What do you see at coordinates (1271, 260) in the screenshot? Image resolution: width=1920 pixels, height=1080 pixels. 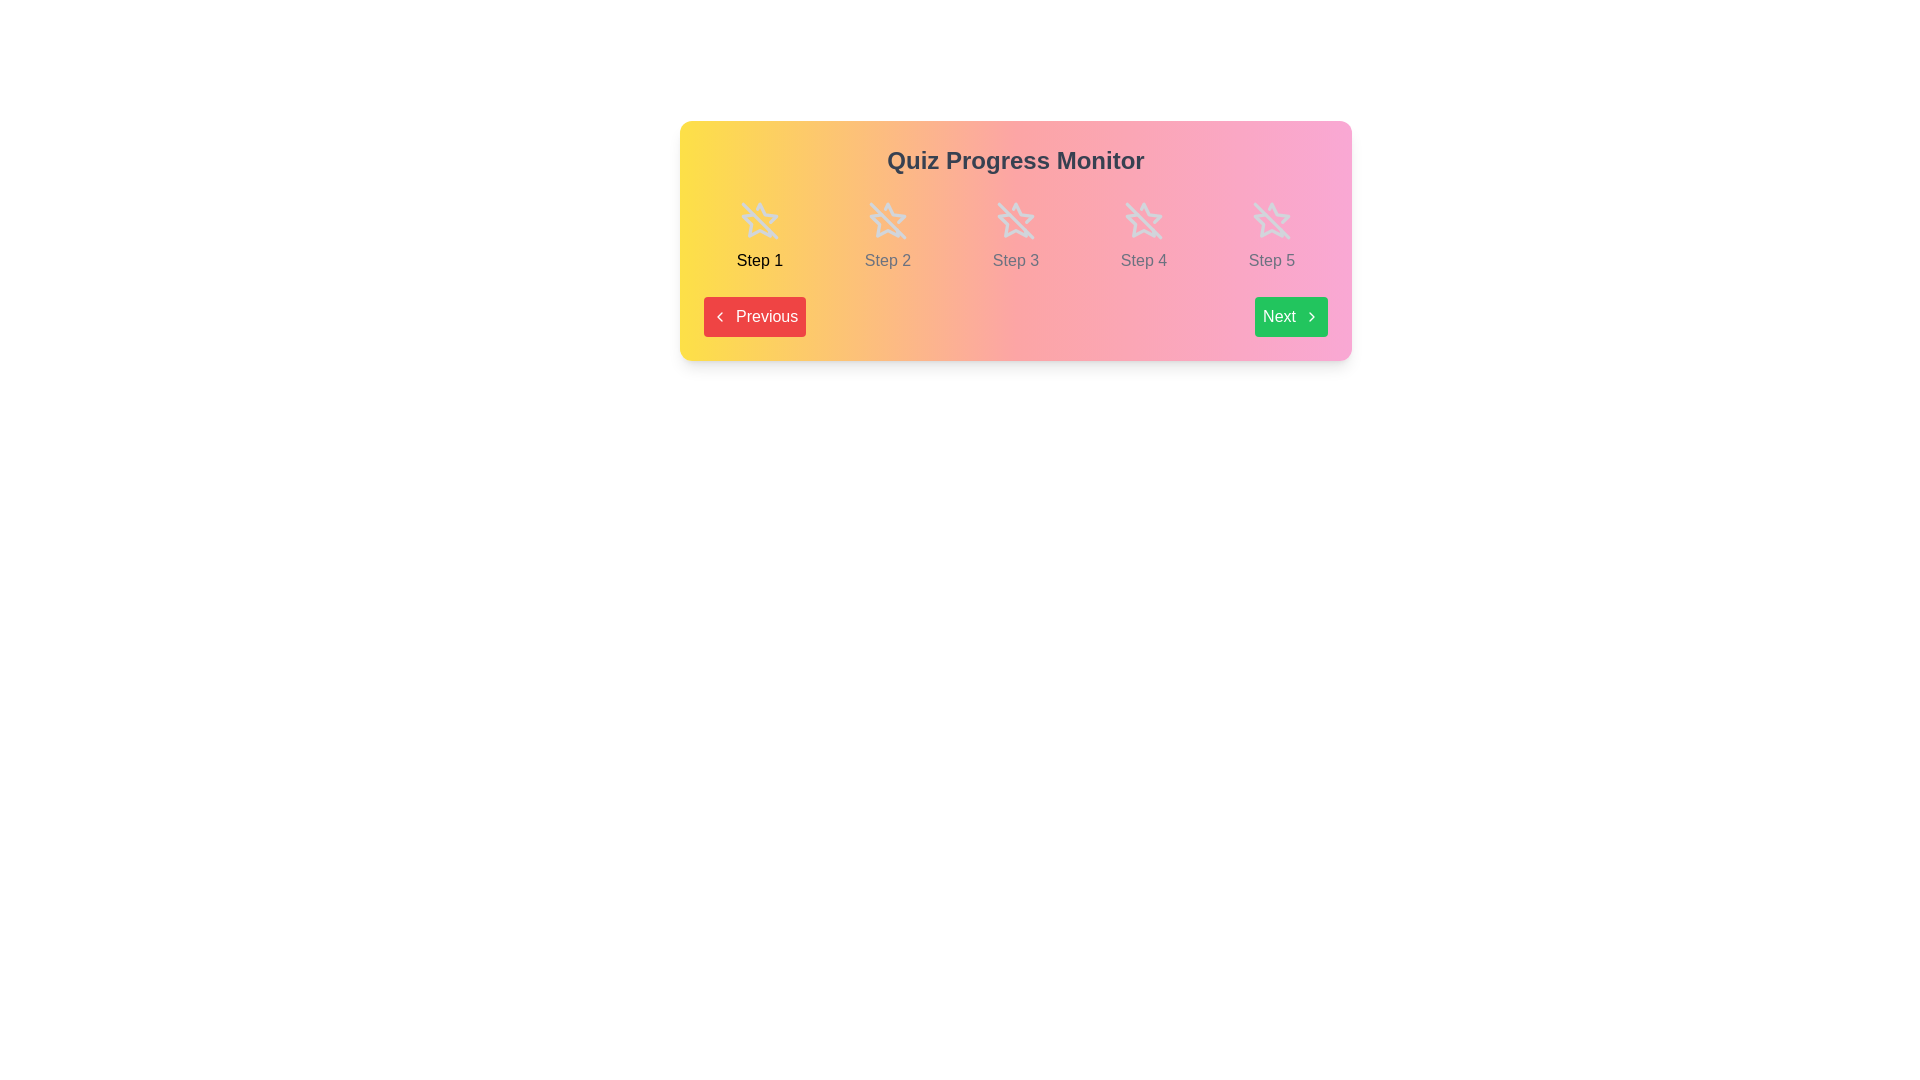 I see `text content of the 'Step 5' text label, which is styled with a light gray color and modest font size, located under the progress marker icon` at bounding box center [1271, 260].